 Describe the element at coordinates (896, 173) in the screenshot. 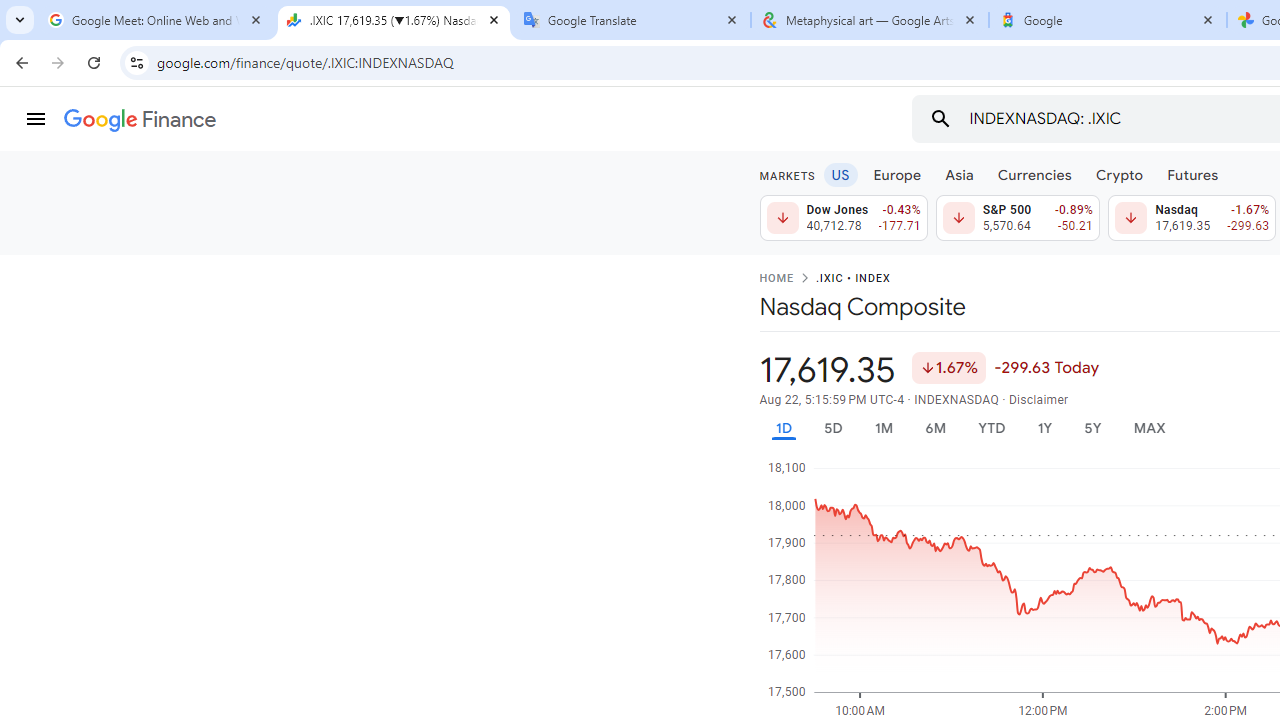

I see `'Europe'` at that location.